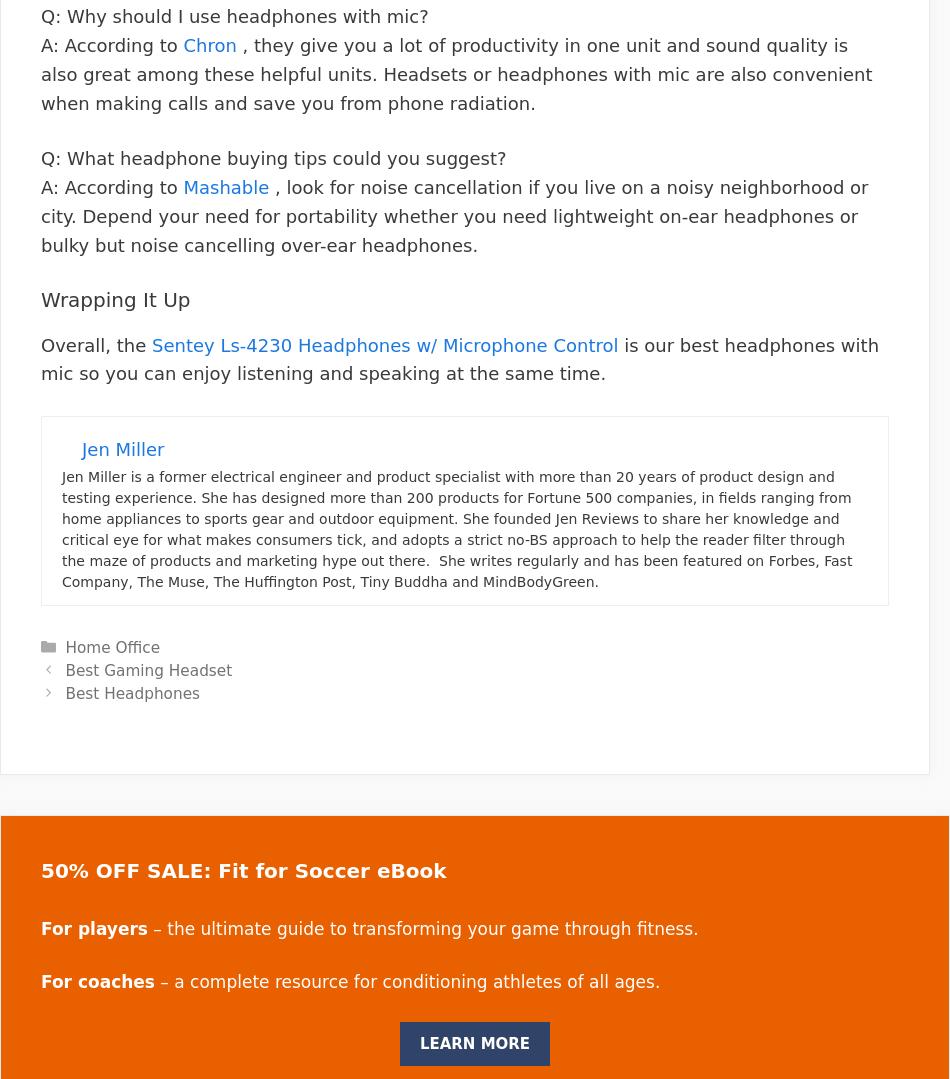  Describe the element at coordinates (458, 358) in the screenshot. I see `'is our best headphones with mic so you can enjoy listening and speaking at the same time.'` at that location.